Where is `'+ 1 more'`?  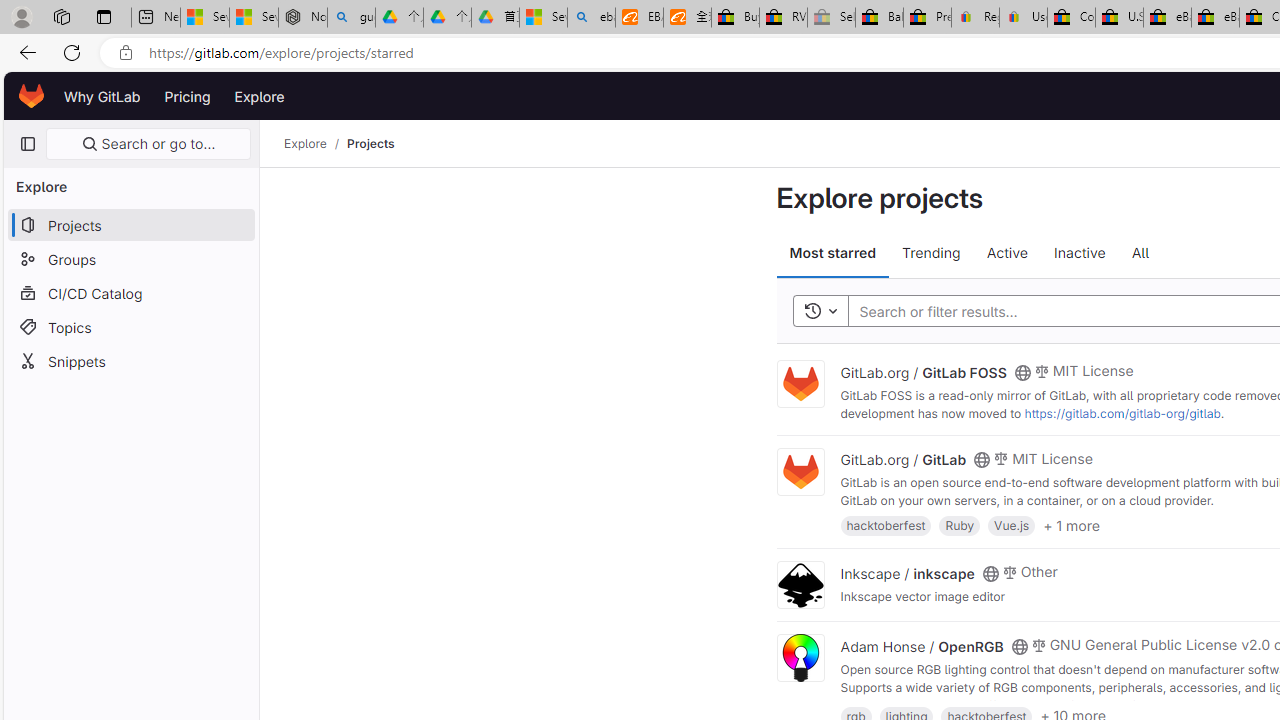
'+ 1 more' is located at coordinates (1070, 523).